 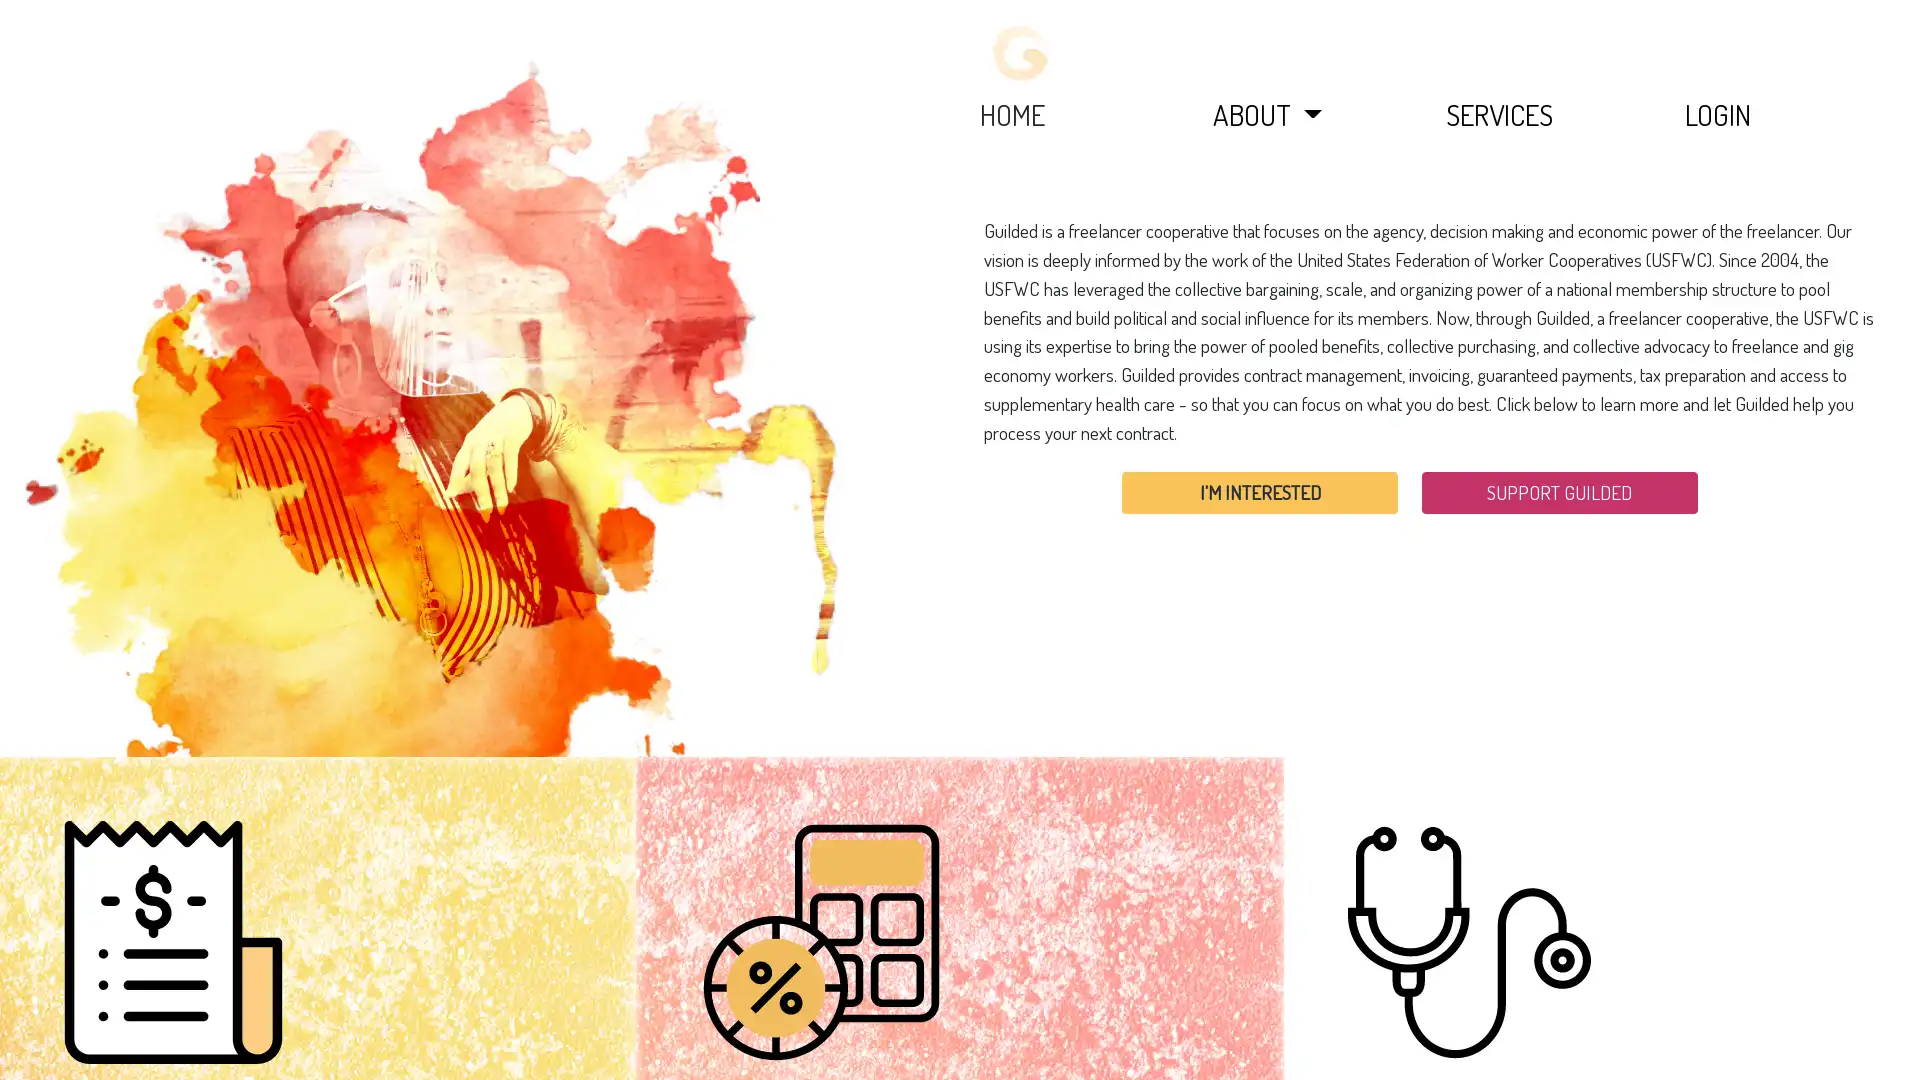 What do you see at coordinates (1558, 492) in the screenshot?
I see `SUPPORT GUILDED` at bounding box center [1558, 492].